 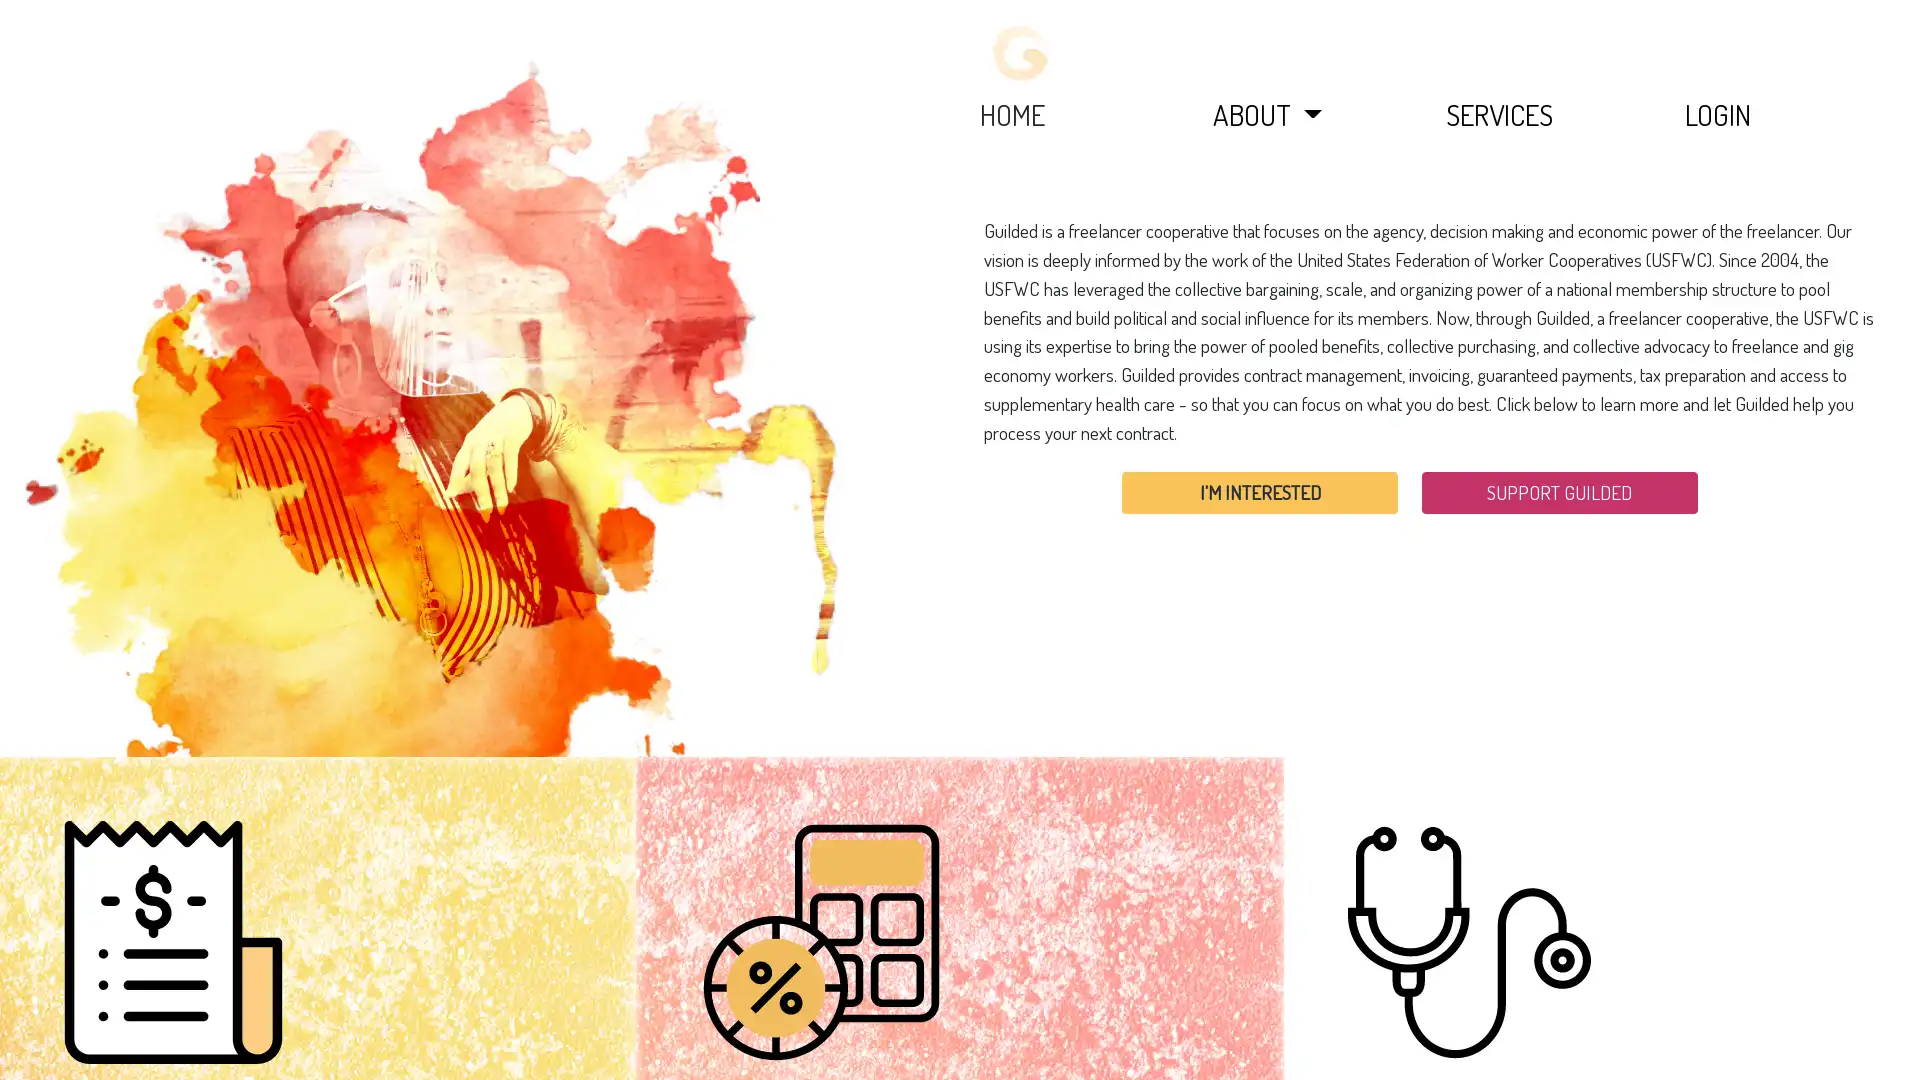 What do you see at coordinates (1558, 492) in the screenshot?
I see `SUPPORT GUILDED` at bounding box center [1558, 492].